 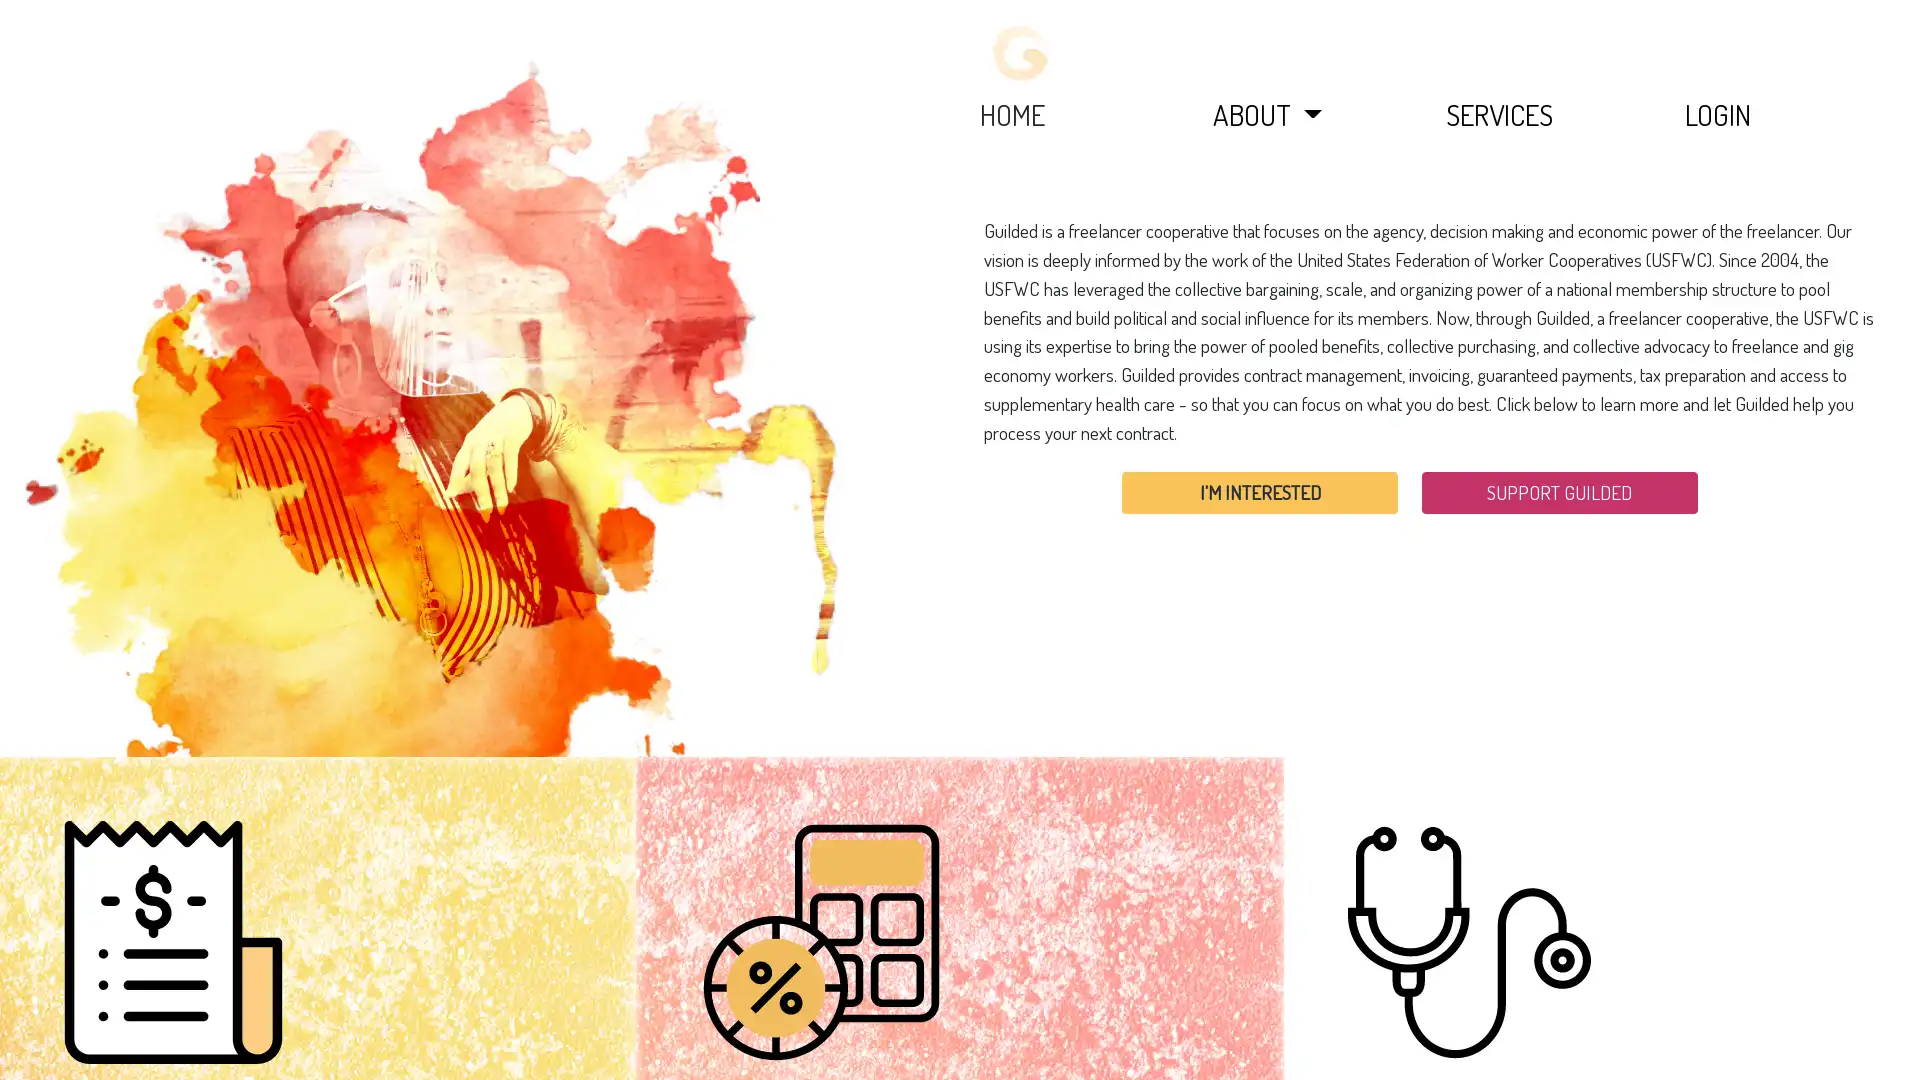 What do you see at coordinates (1558, 492) in the screenshot?
I see `SUPPORT GUILDED` at bounding box center [1558, 492].